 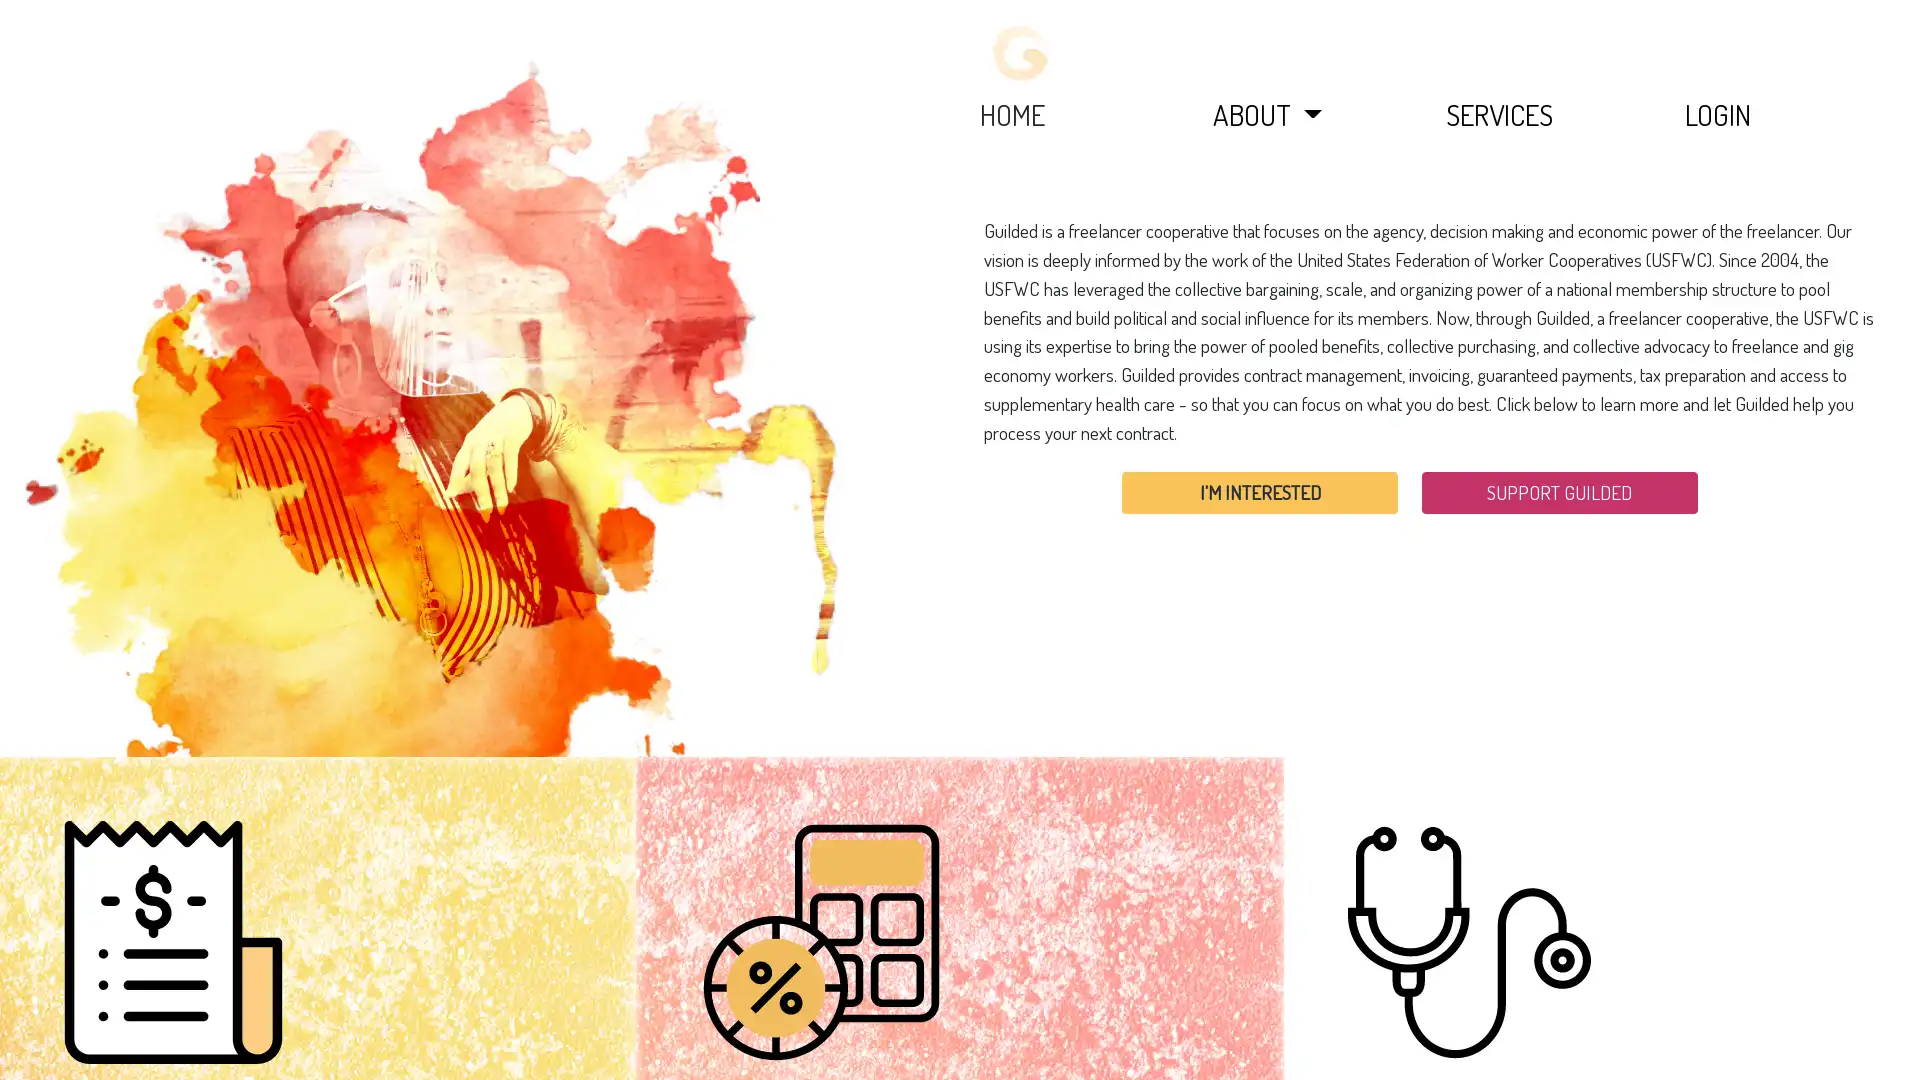 What do you see at coordinates (1558, 492) in the screenshot?
I see `SUPPORT GUILDED` at bounding box center [1558, 492].